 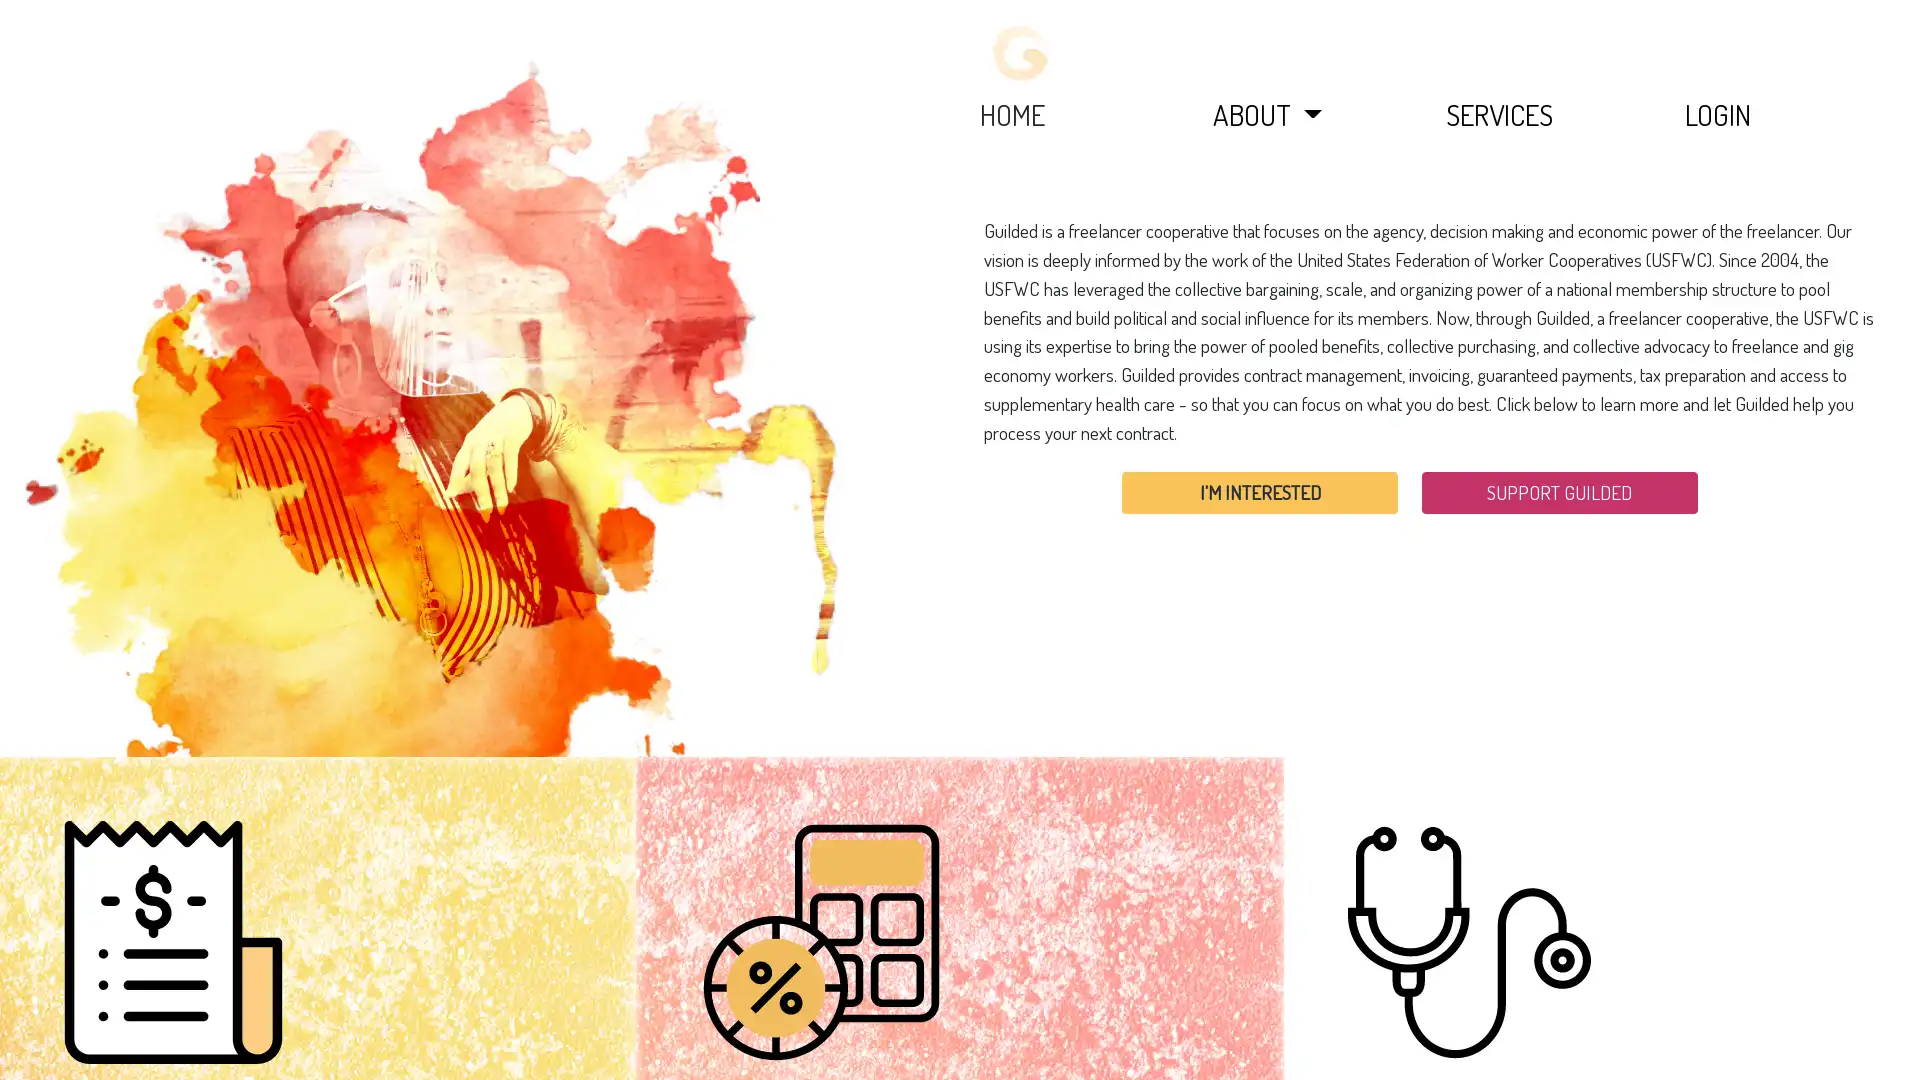 What do you see at coordinates (1558, 492) in the screenshot?
I see `SUPPORT GUILDED` at bounding box center [1558, 492].